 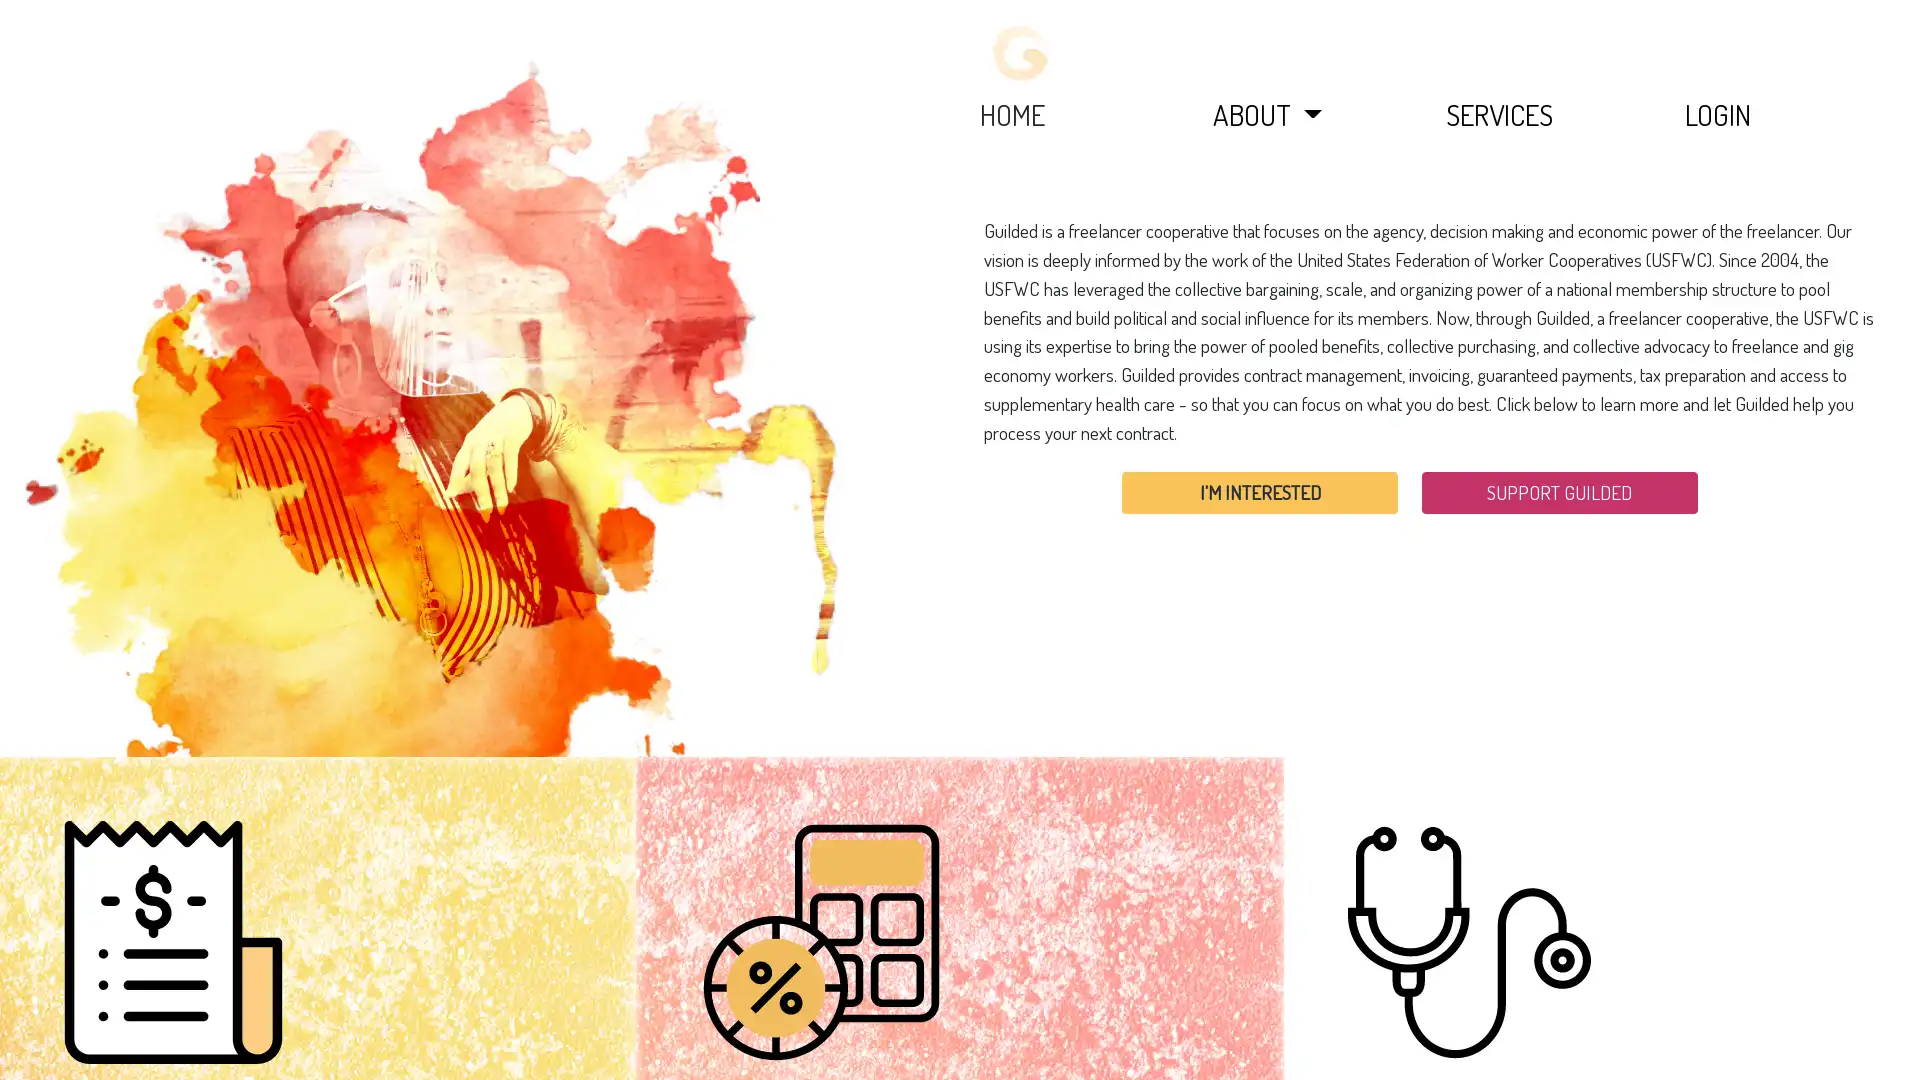 What do you see at coordinates (1558, 492) in the screenshot?
I see `SUPPORT GUILDED` at bounding box center [1558, 492].